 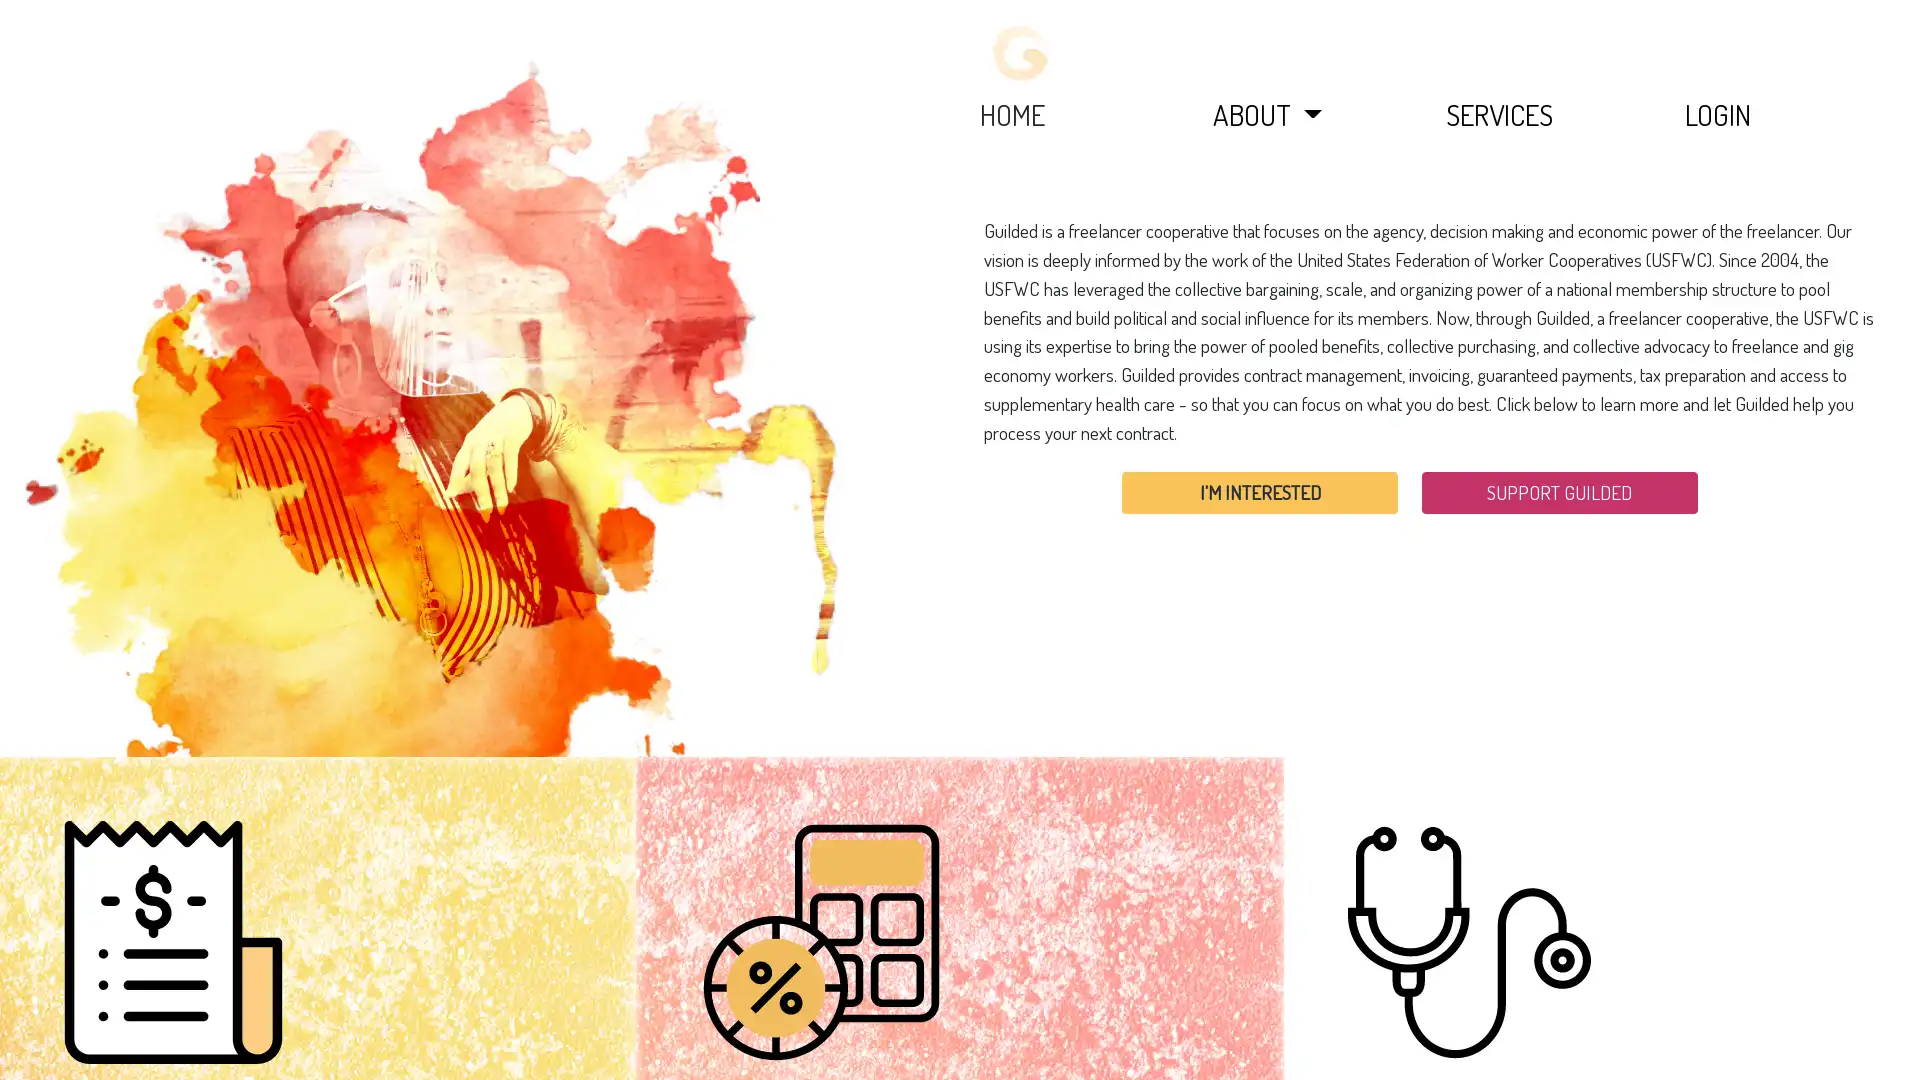 What do you see at coordinates (1558, 492) in the screenshot?
I see `SUPPORT GUILDED` at bounding box center [1558, 492].